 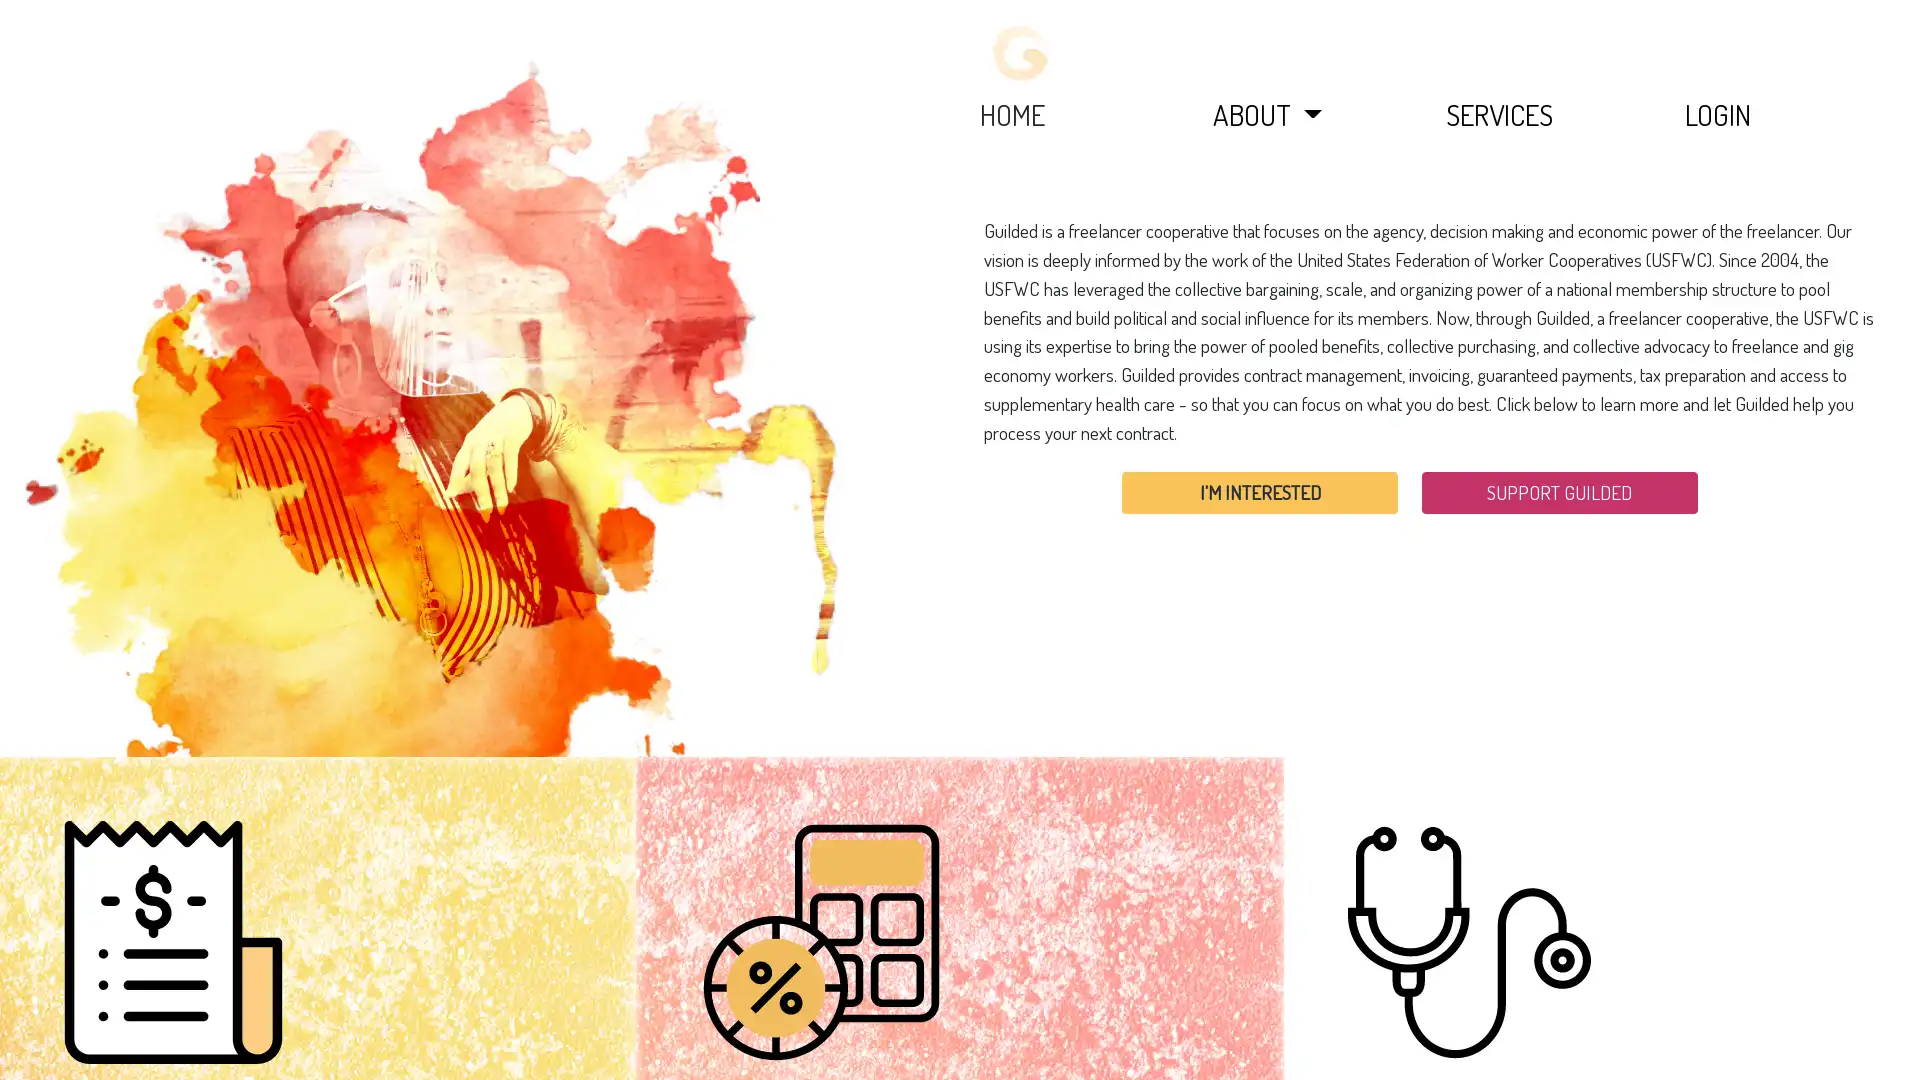 What do you see at coordinates (1558, 492) in the screenshot?
I see `SUPPORT GUILDED` at bounding box center [1558, 492].